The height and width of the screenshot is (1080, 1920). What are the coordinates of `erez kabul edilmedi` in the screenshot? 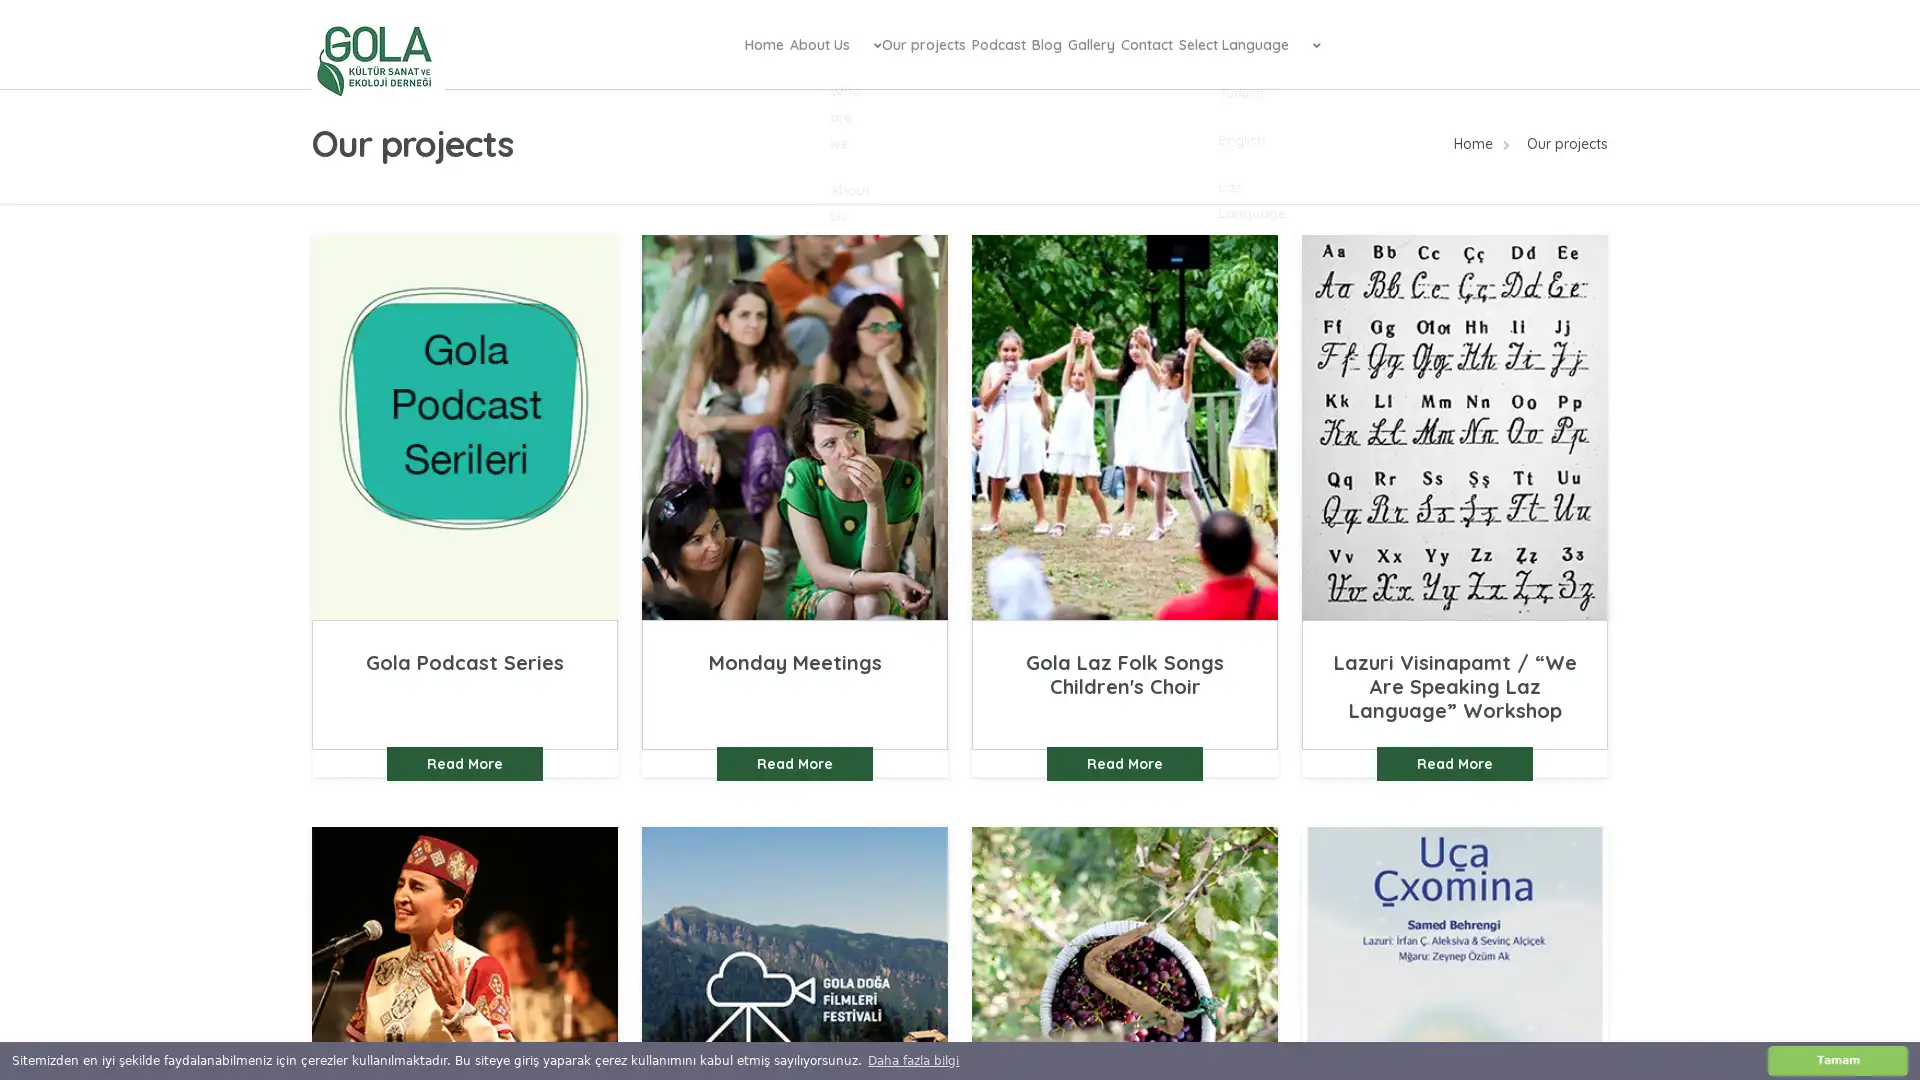 It's located at (1838, 1059).